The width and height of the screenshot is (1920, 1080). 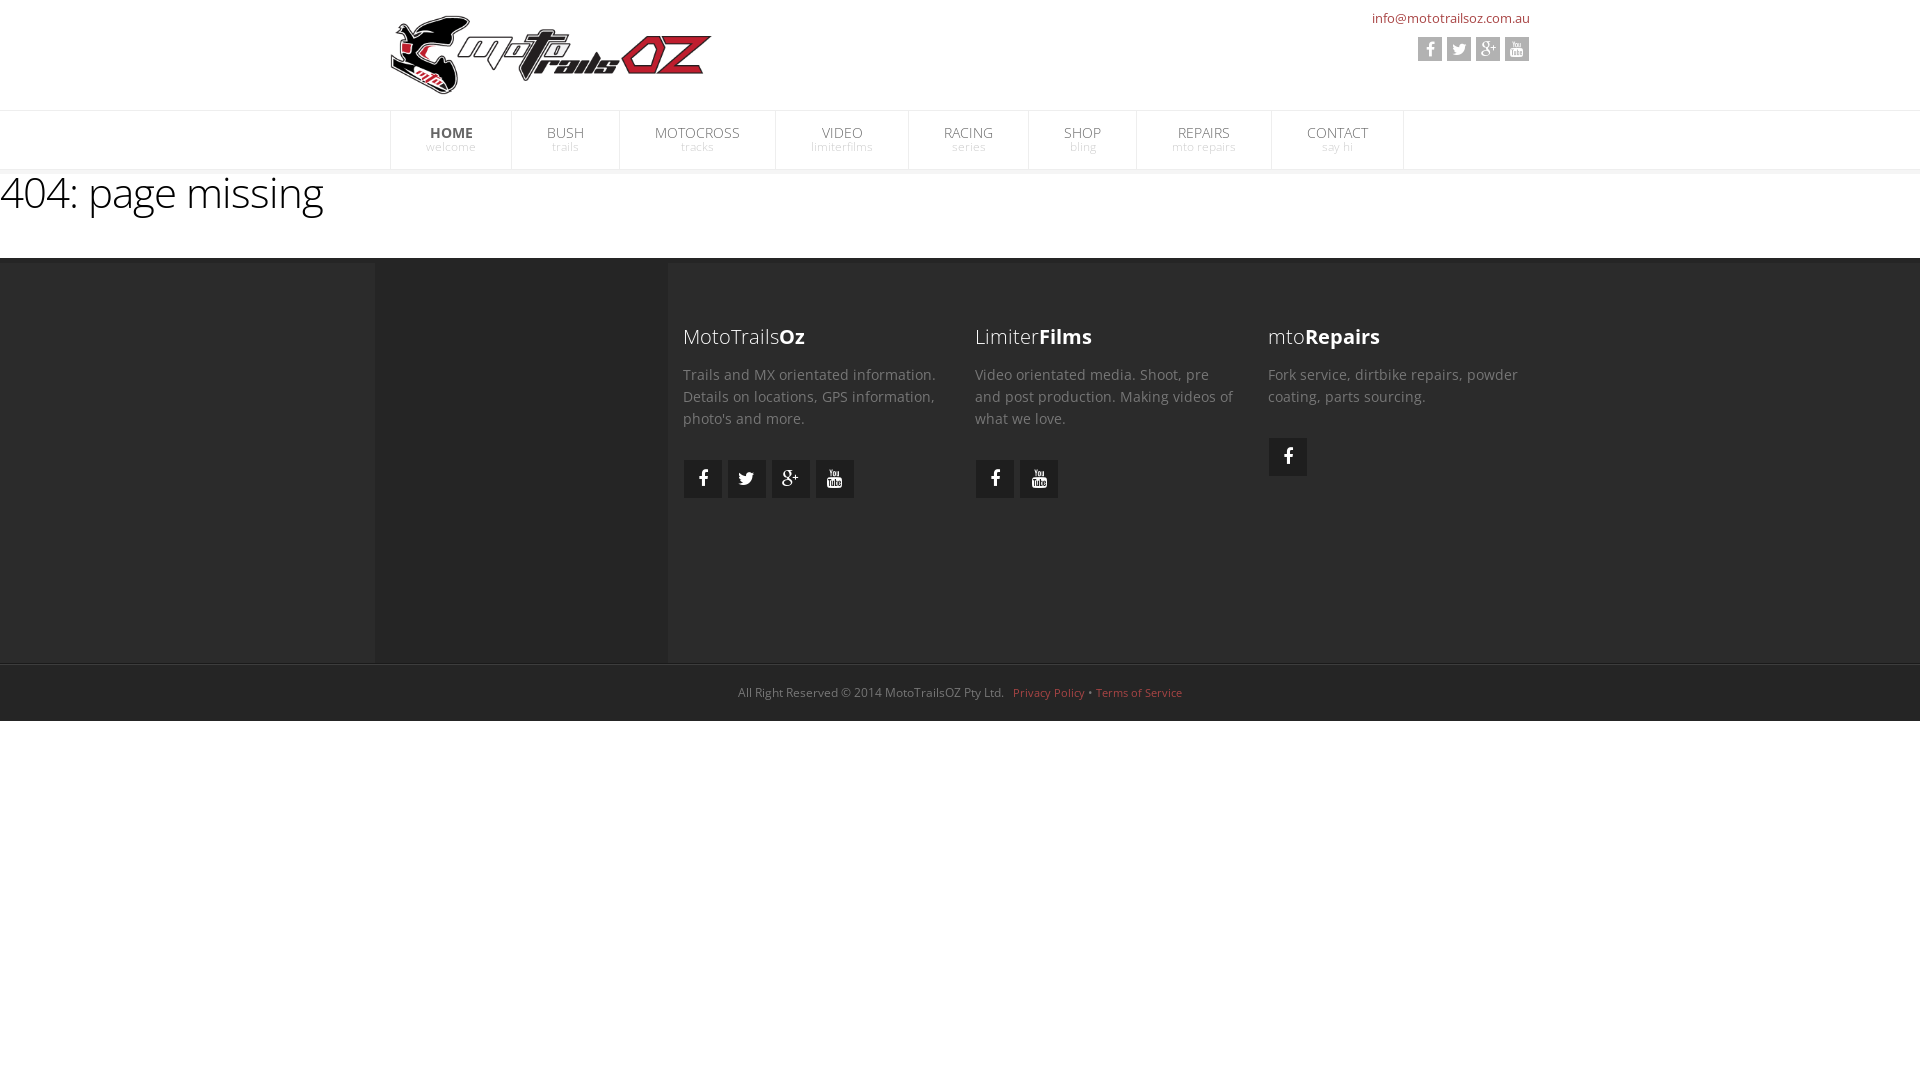 What do you see at coordinates (697, 138) in the screenshot?
I see `'MOTOCROSS` at bounding box center [697, 138].